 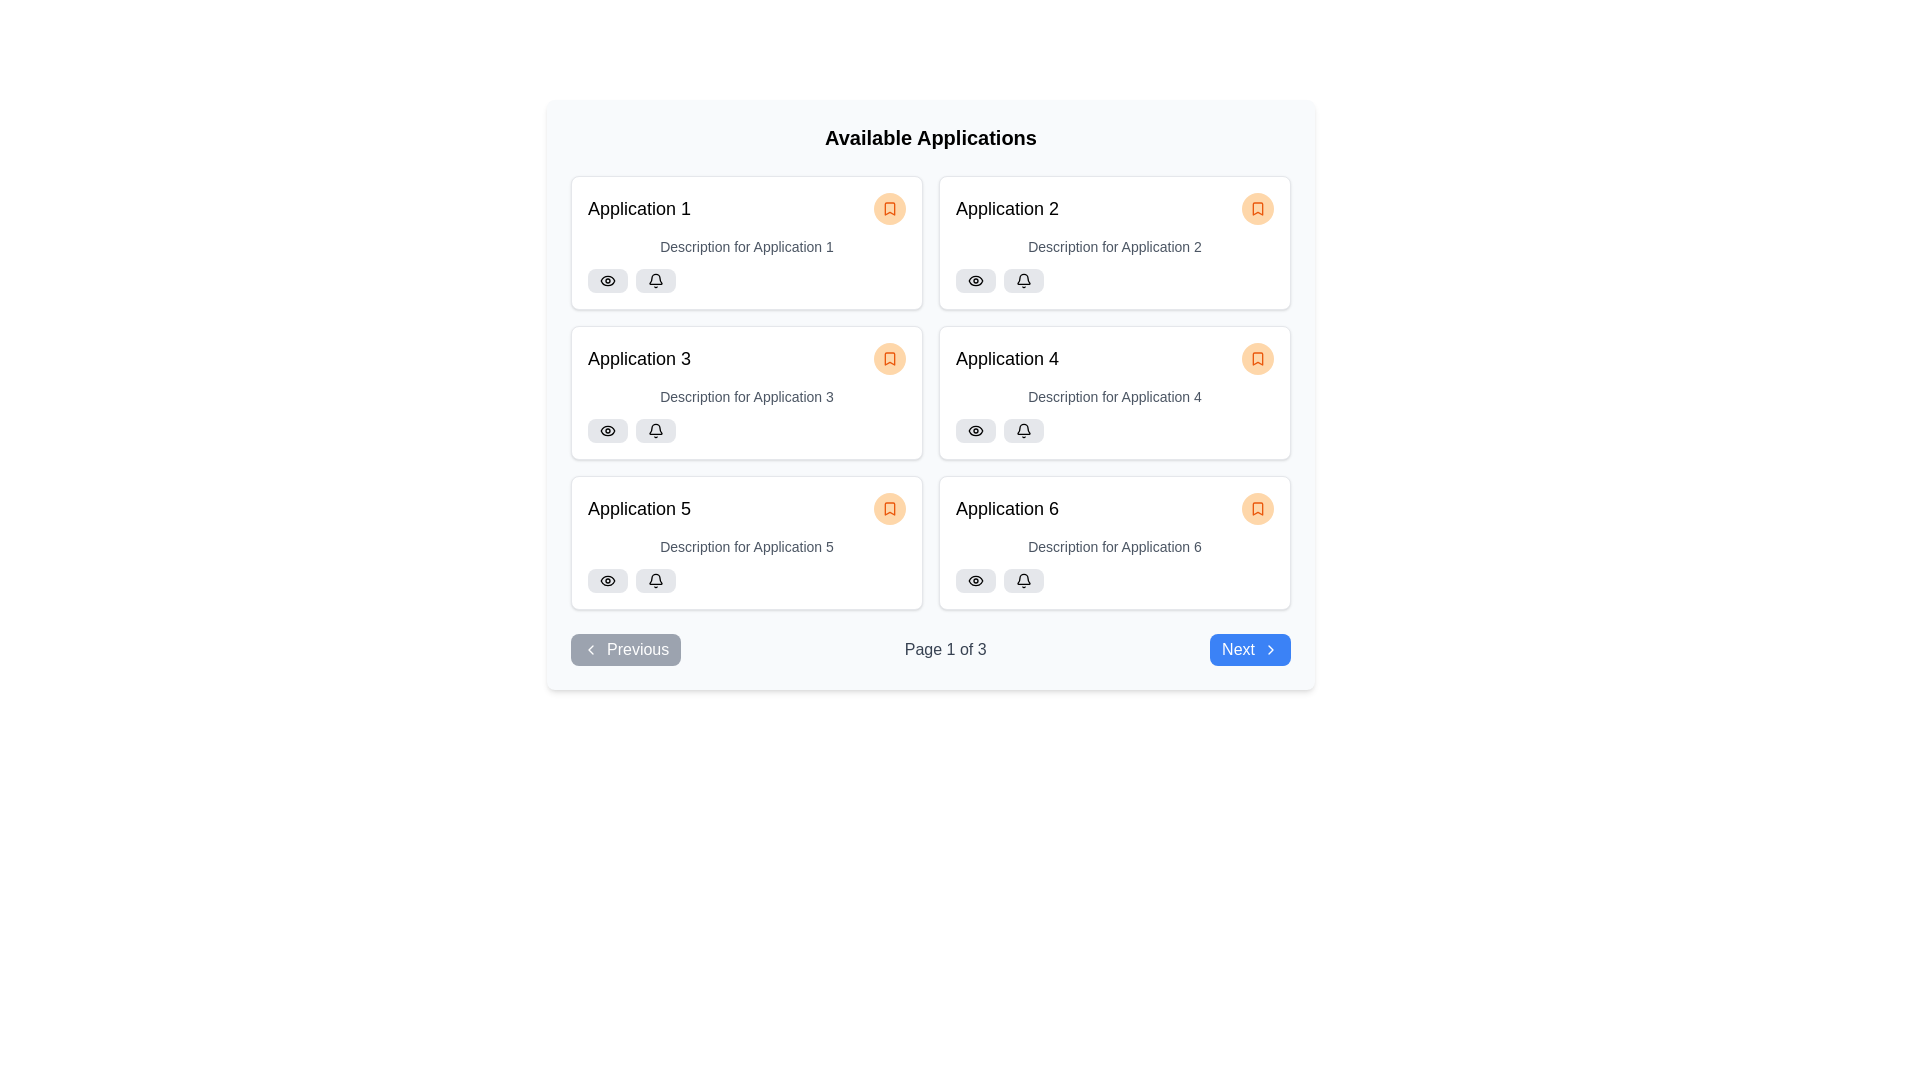 I want to click on the eye-shaped icon with a hollow circular design located within the card labeled 'Application 1', positioned in the first row and first column of the grid layout, so click(x=607, y=281).